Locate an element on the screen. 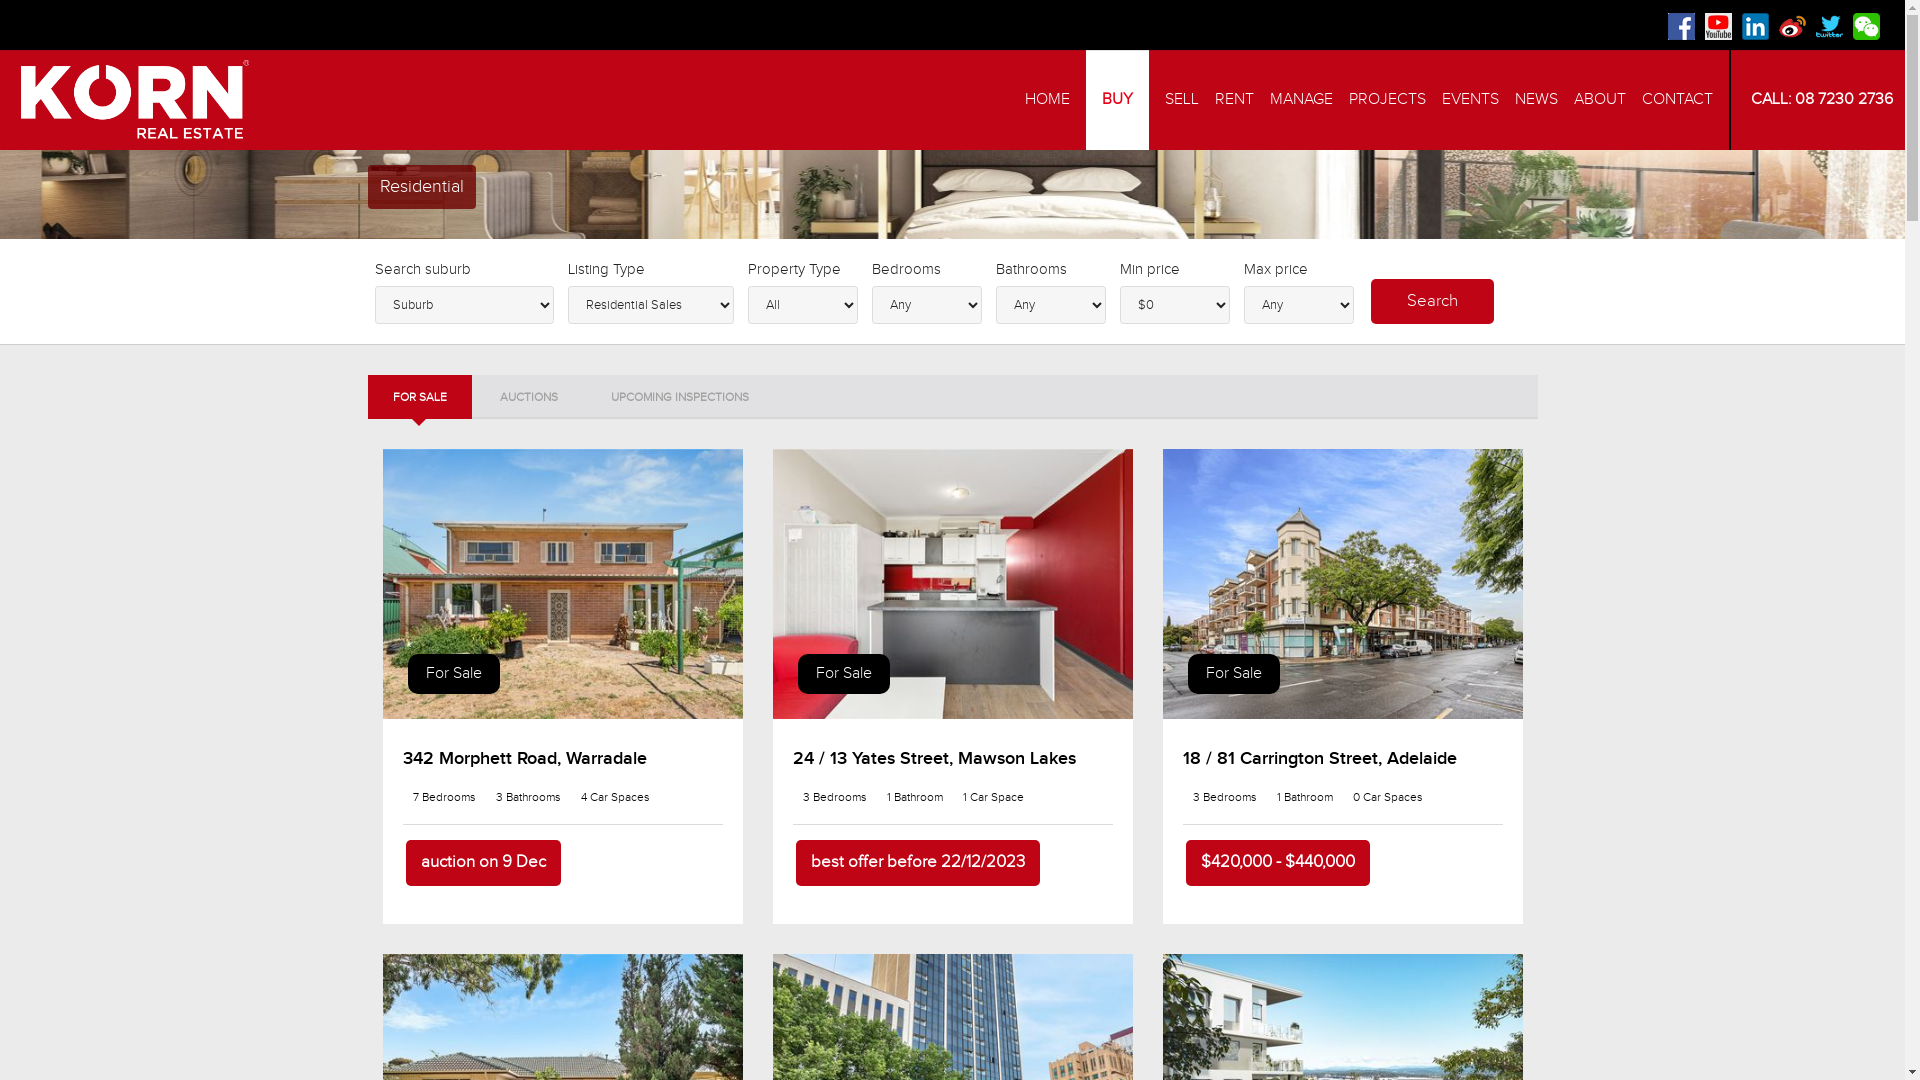 The width and height of the screenshot is (1920, 1080). 'auction on 9 Dec' is located at coordinates (405, 862).